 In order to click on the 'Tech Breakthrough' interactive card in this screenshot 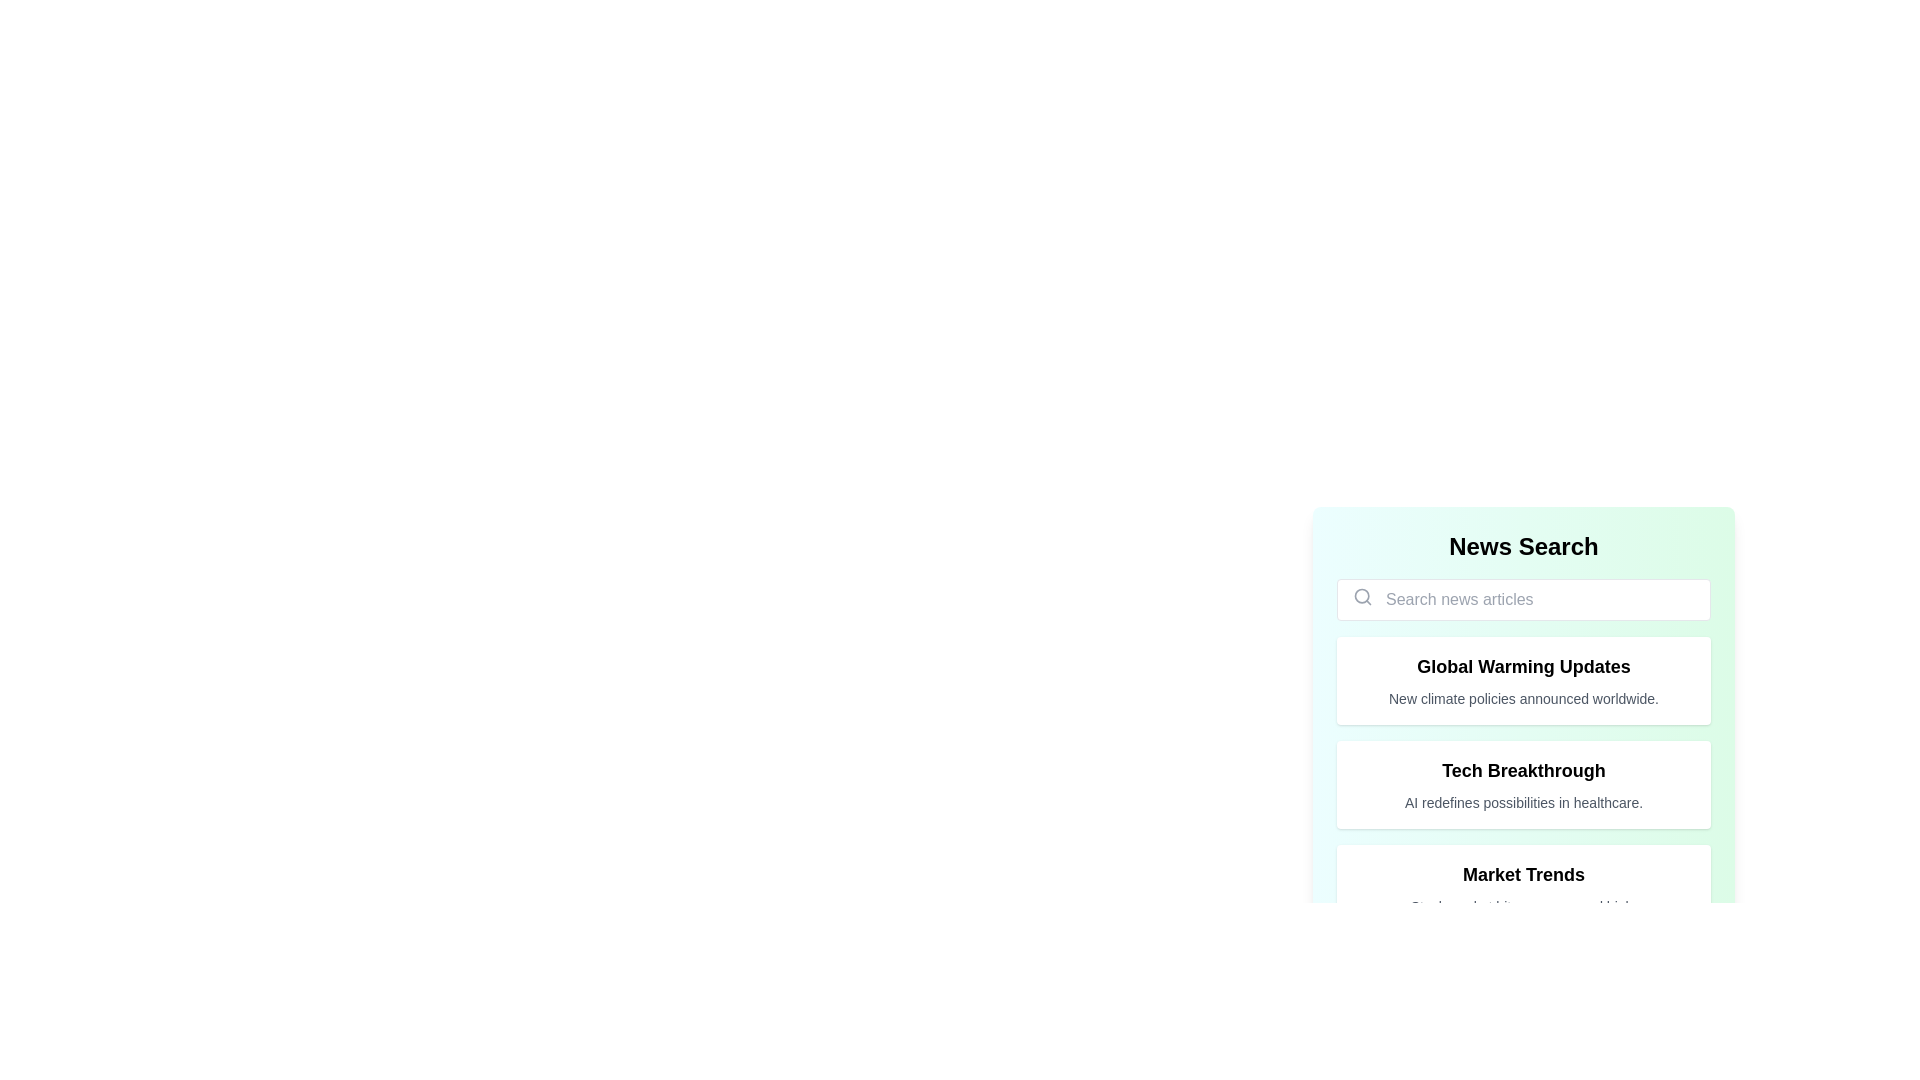, I will do `click(1522, 784)`.